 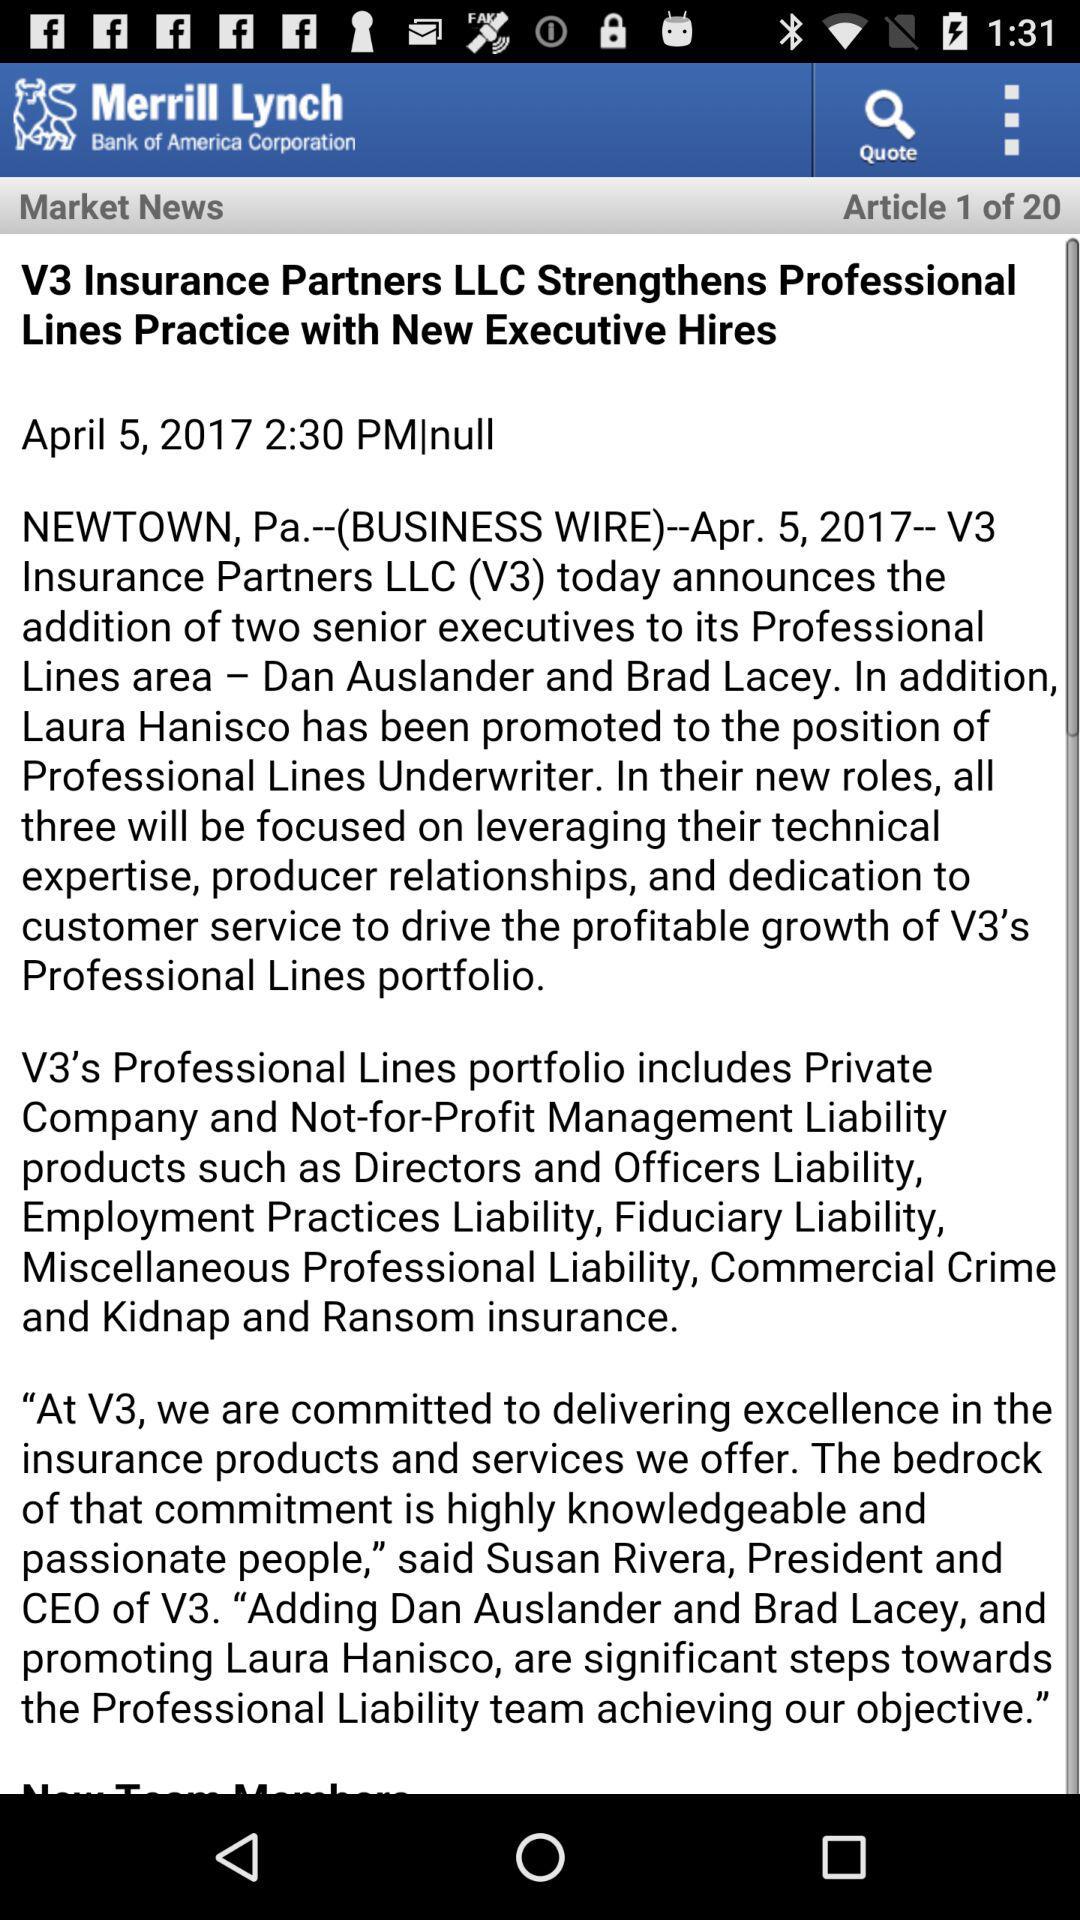 What do you see at coordinates (884, 127) in the screenshot?
I see `the search icon` at bounding box center [884, 127].